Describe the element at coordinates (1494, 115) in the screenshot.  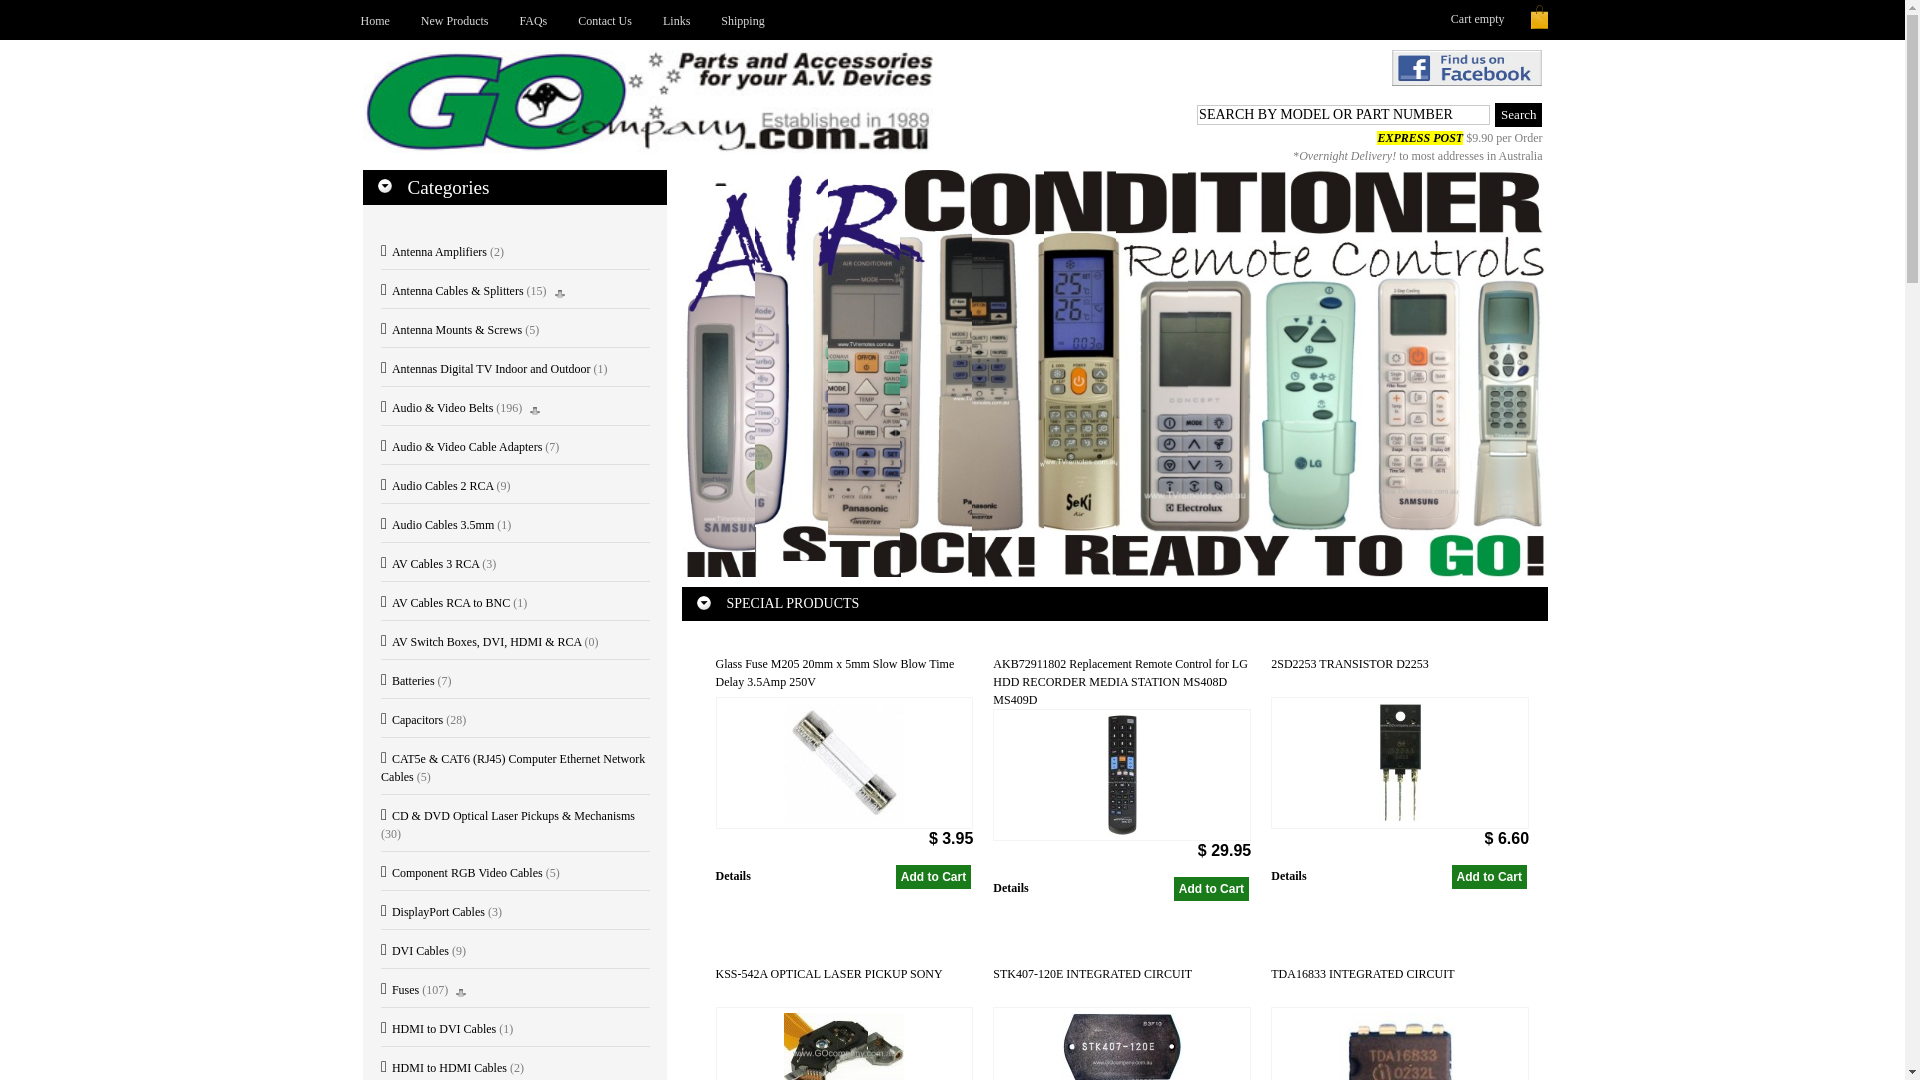
I see `'Search'` at that location.